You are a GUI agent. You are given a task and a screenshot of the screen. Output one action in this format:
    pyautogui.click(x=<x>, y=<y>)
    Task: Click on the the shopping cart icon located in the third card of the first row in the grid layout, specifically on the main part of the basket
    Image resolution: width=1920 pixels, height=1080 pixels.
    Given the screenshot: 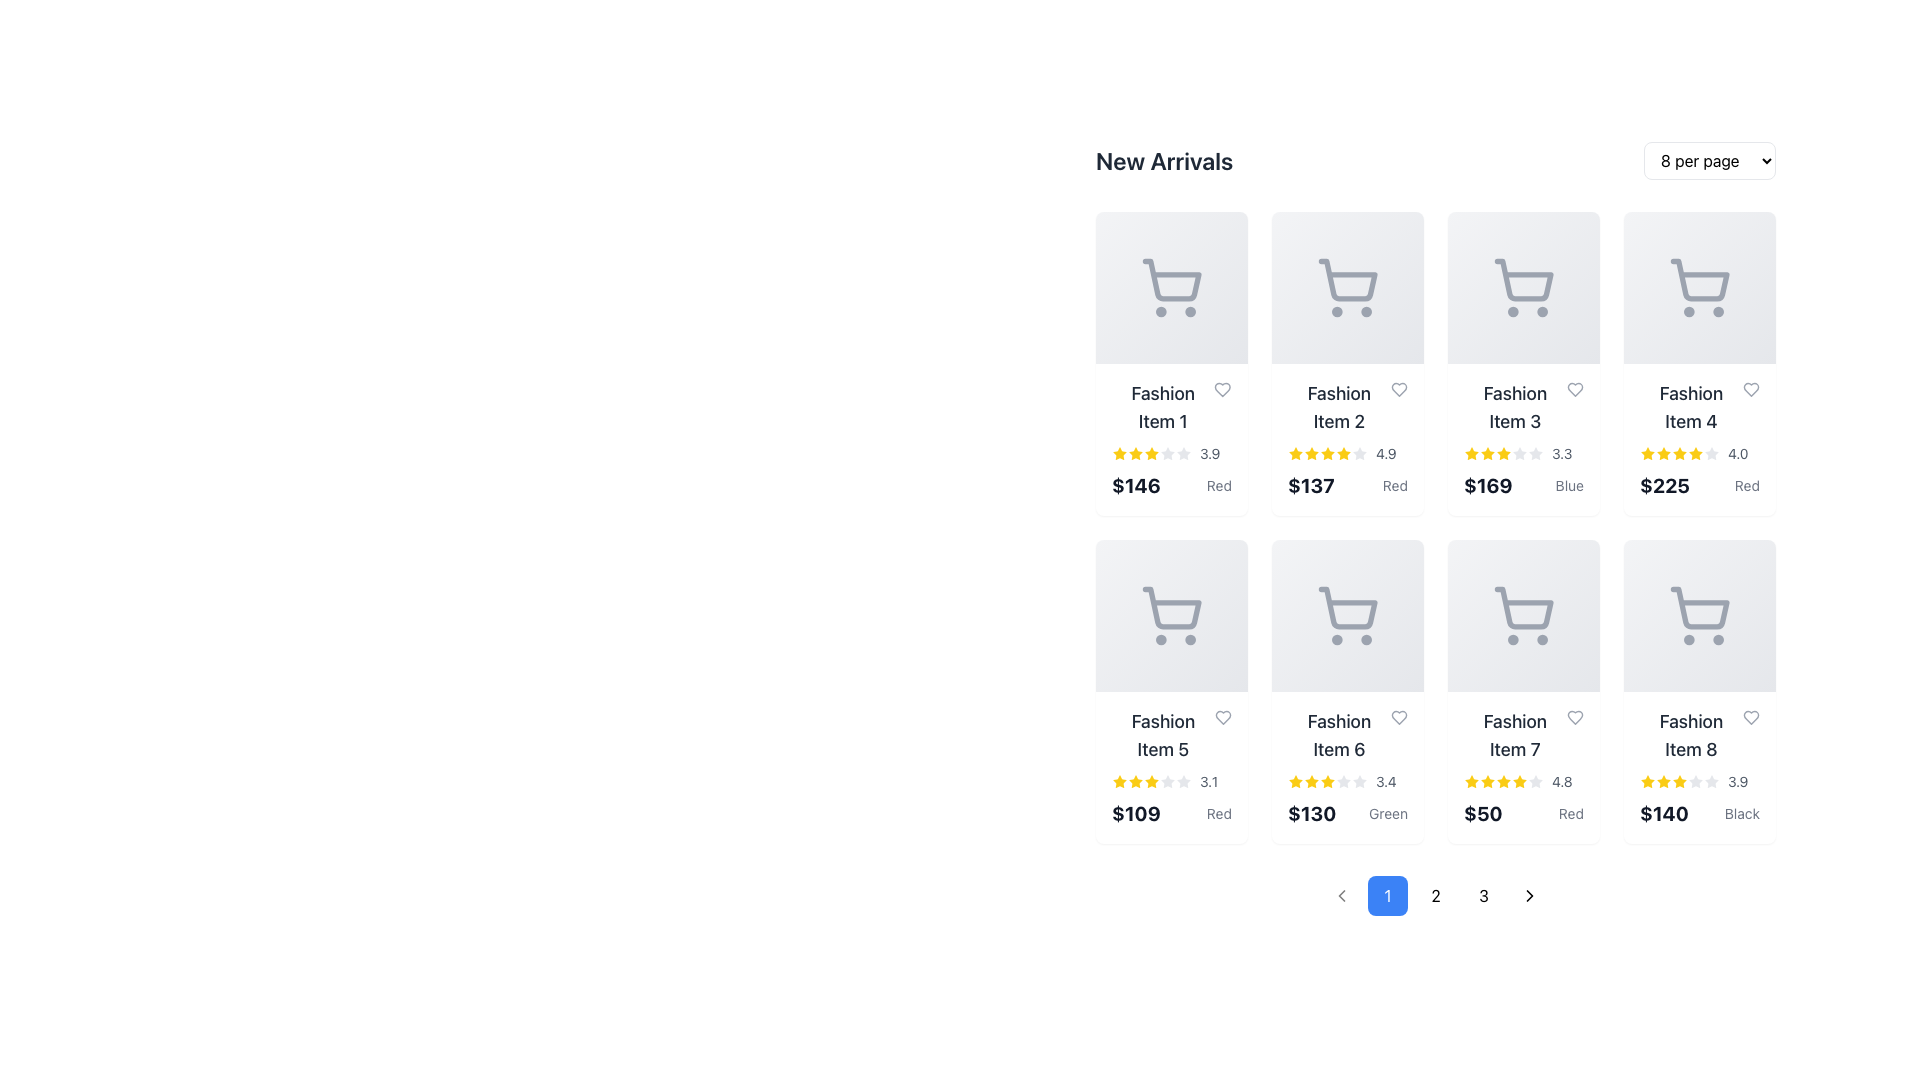 What is the action you would take?
    pyautogui.click(x=1523, y=280)
    